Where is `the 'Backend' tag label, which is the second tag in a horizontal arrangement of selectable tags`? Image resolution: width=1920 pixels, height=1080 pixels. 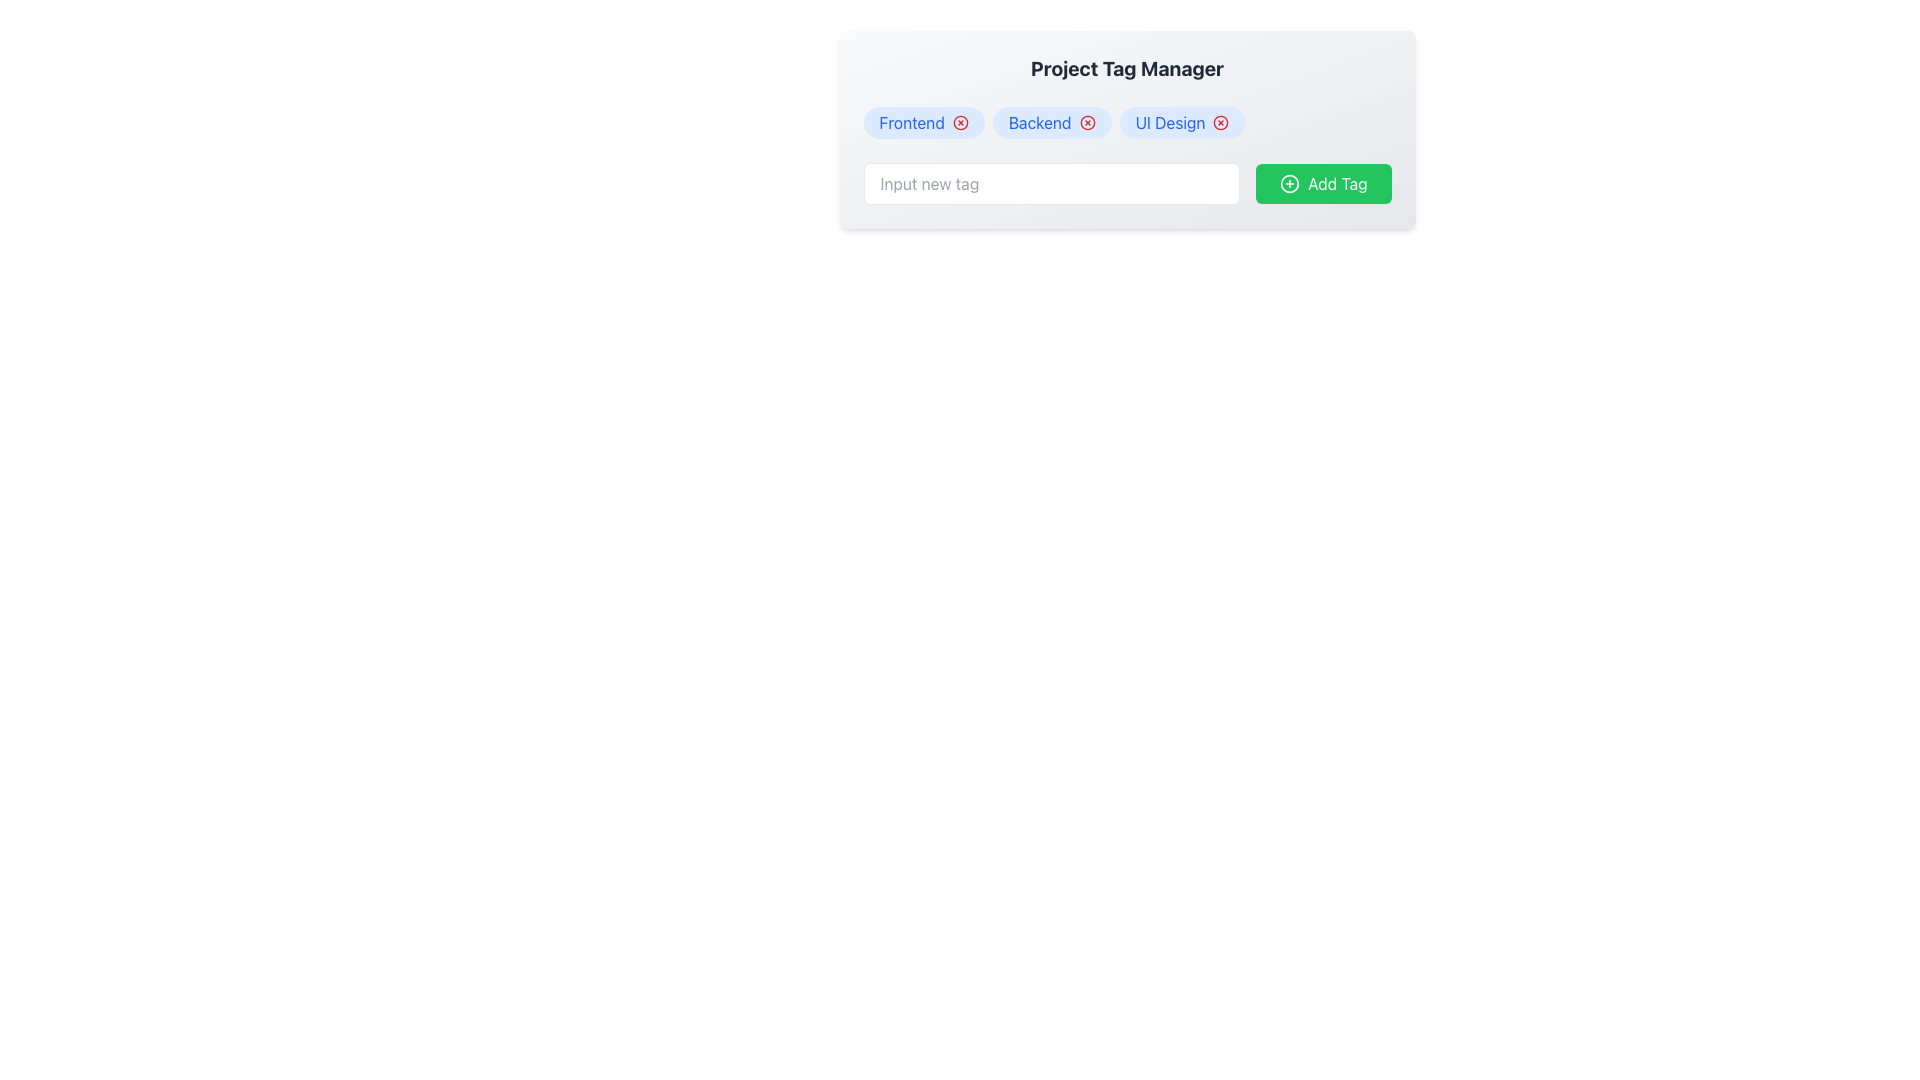 the 'Backend' tag label, which is the second tag in a horizontal arrangement of selectable tags is located at coordinates (1040, 123).